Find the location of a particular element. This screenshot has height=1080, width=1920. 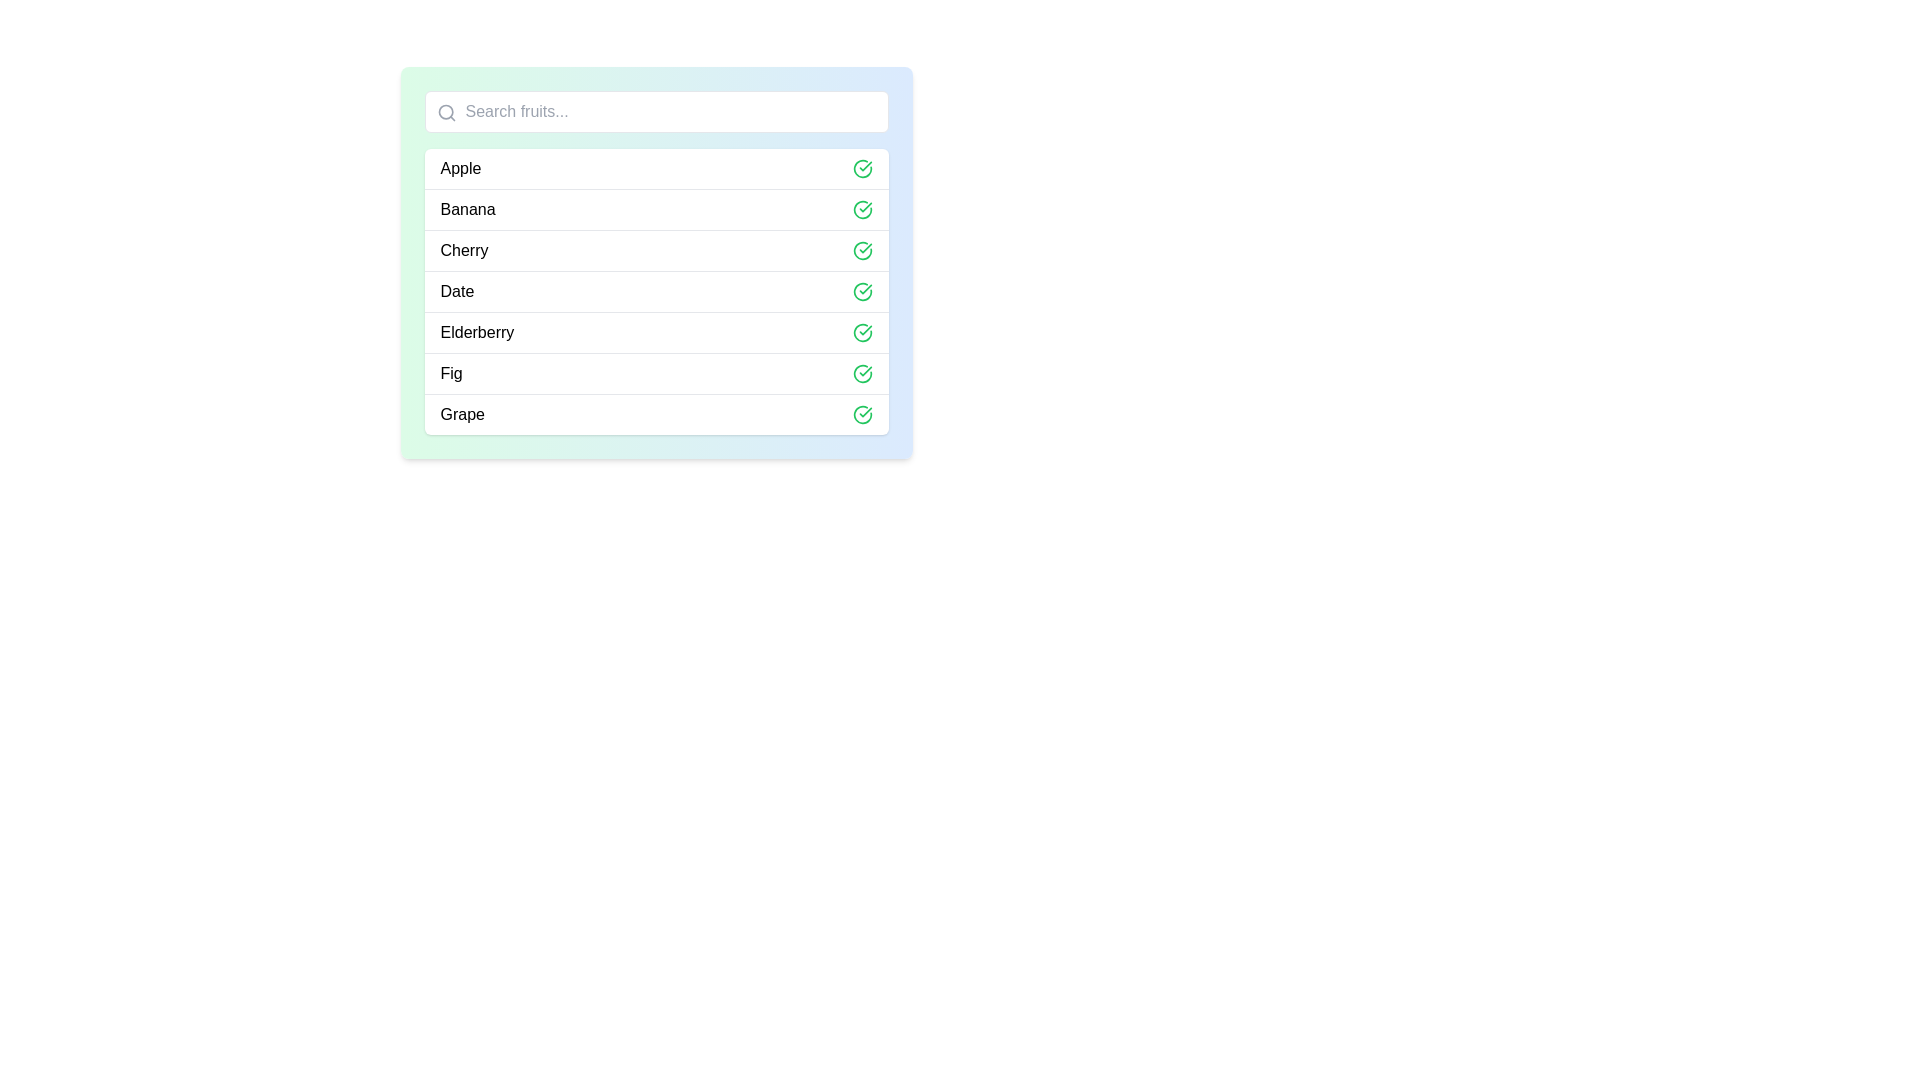

the circular checkmark icon indicating success, located beside the 'Cherry' item in the list is located at coordinates (862, 249).